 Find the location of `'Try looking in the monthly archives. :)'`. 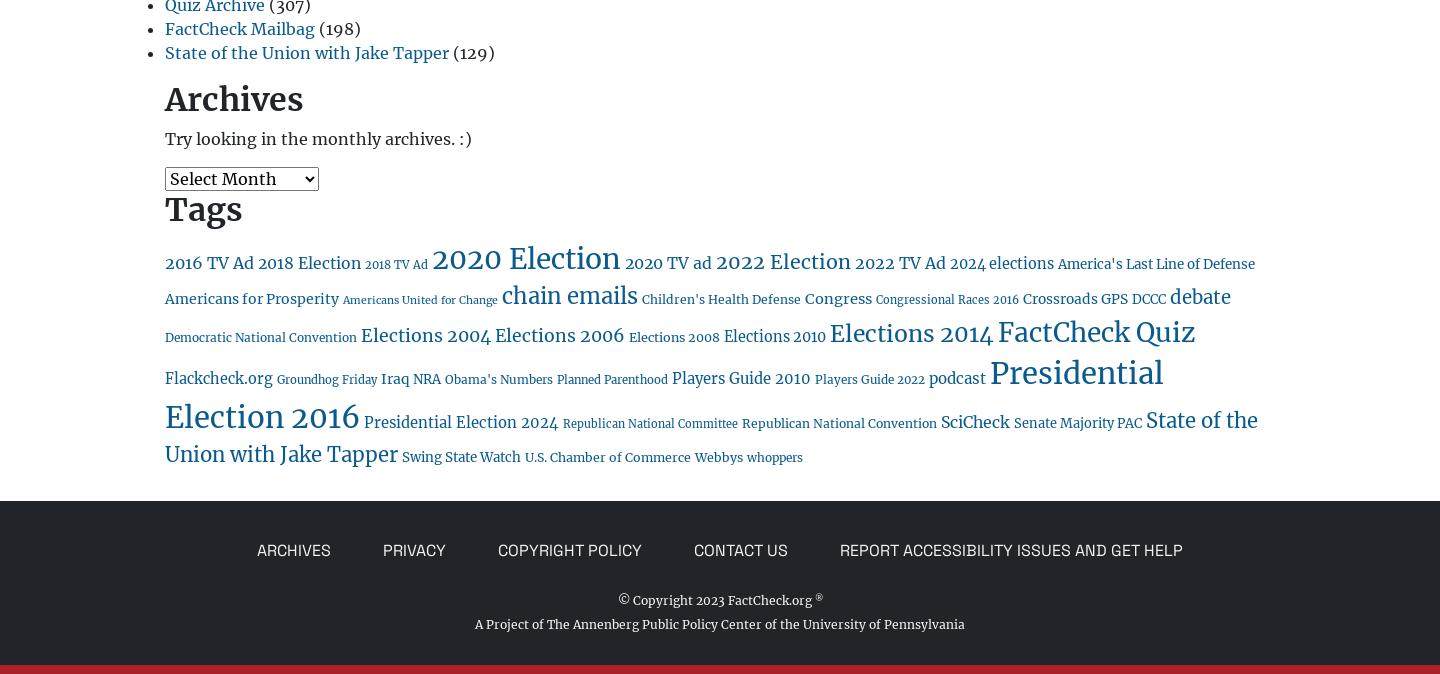

'Try looking in the monthly archives. :)' is located at coordinates (318, 137).